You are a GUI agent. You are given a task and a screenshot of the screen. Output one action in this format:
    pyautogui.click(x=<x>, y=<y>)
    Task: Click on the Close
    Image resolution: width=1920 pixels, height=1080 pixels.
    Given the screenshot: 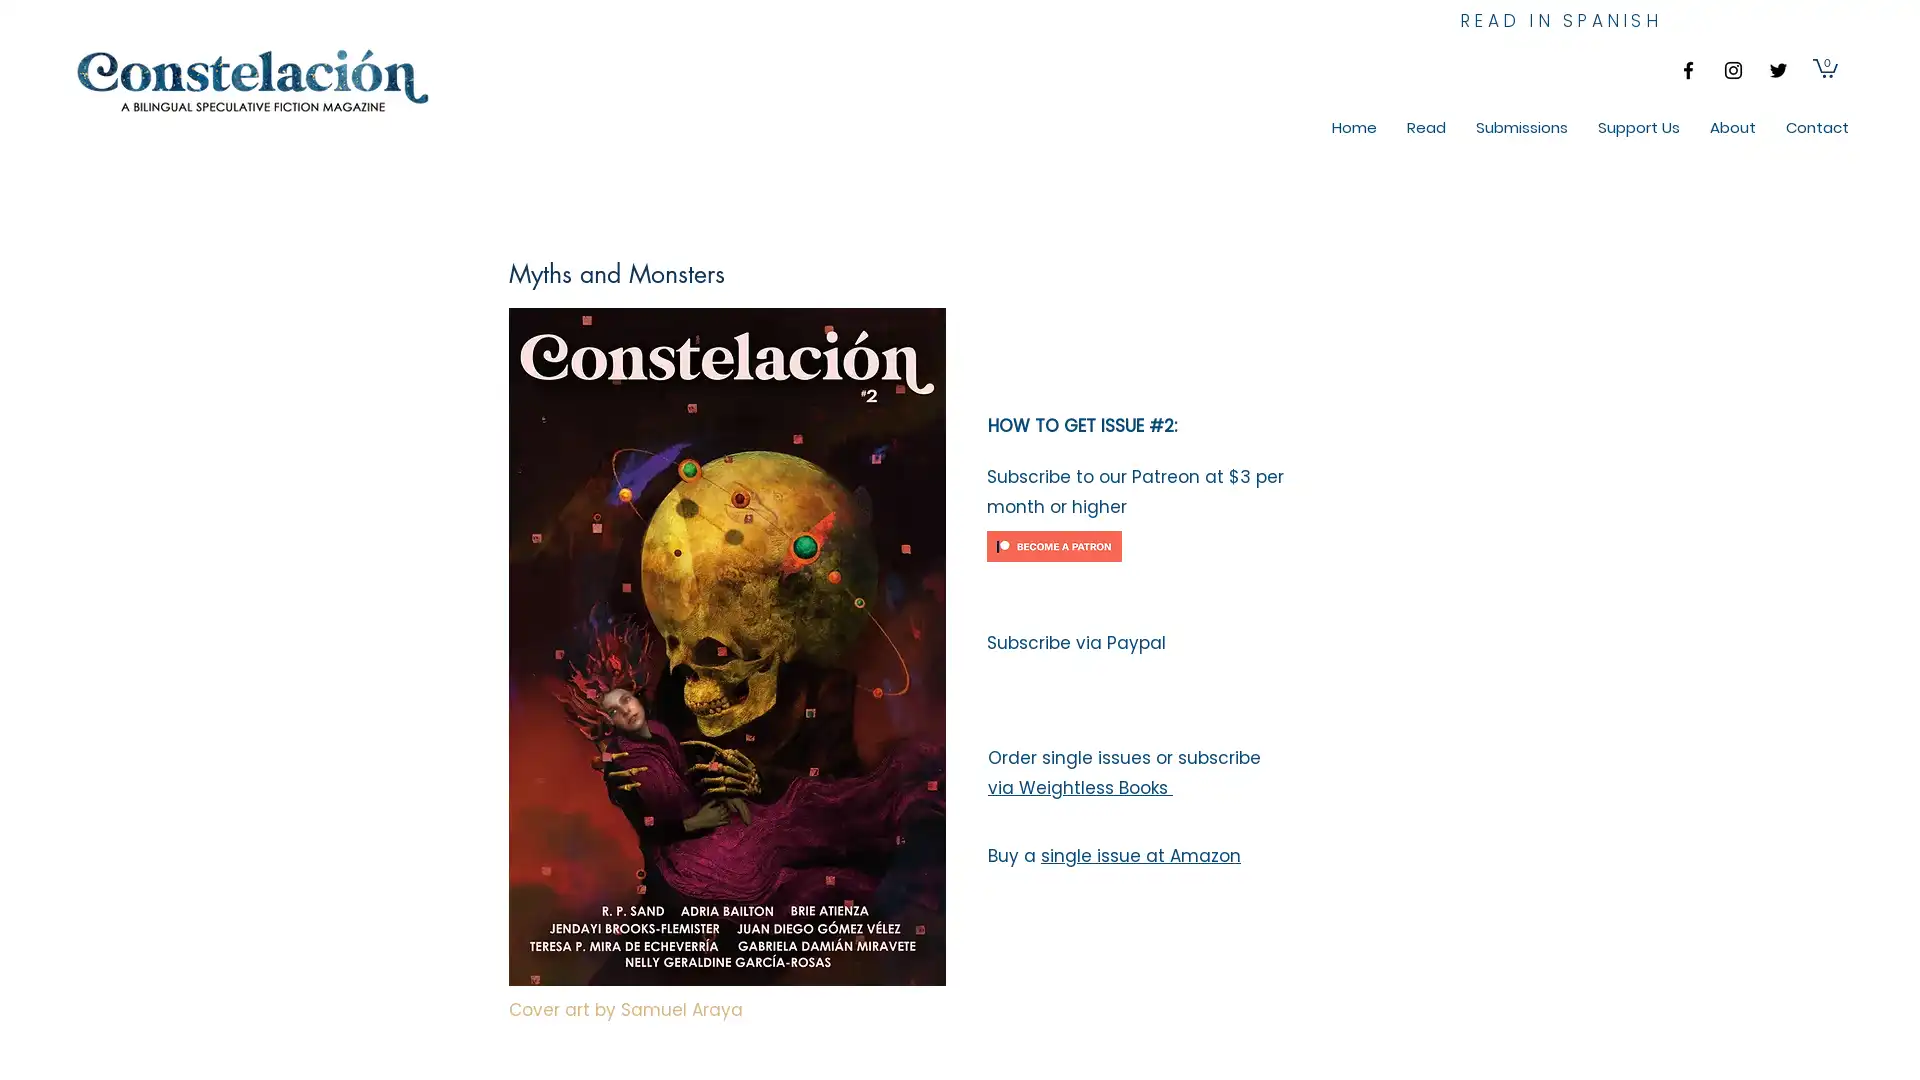 What is the action you would take?
    pyautogui.click(x=1895, y=1044)
    